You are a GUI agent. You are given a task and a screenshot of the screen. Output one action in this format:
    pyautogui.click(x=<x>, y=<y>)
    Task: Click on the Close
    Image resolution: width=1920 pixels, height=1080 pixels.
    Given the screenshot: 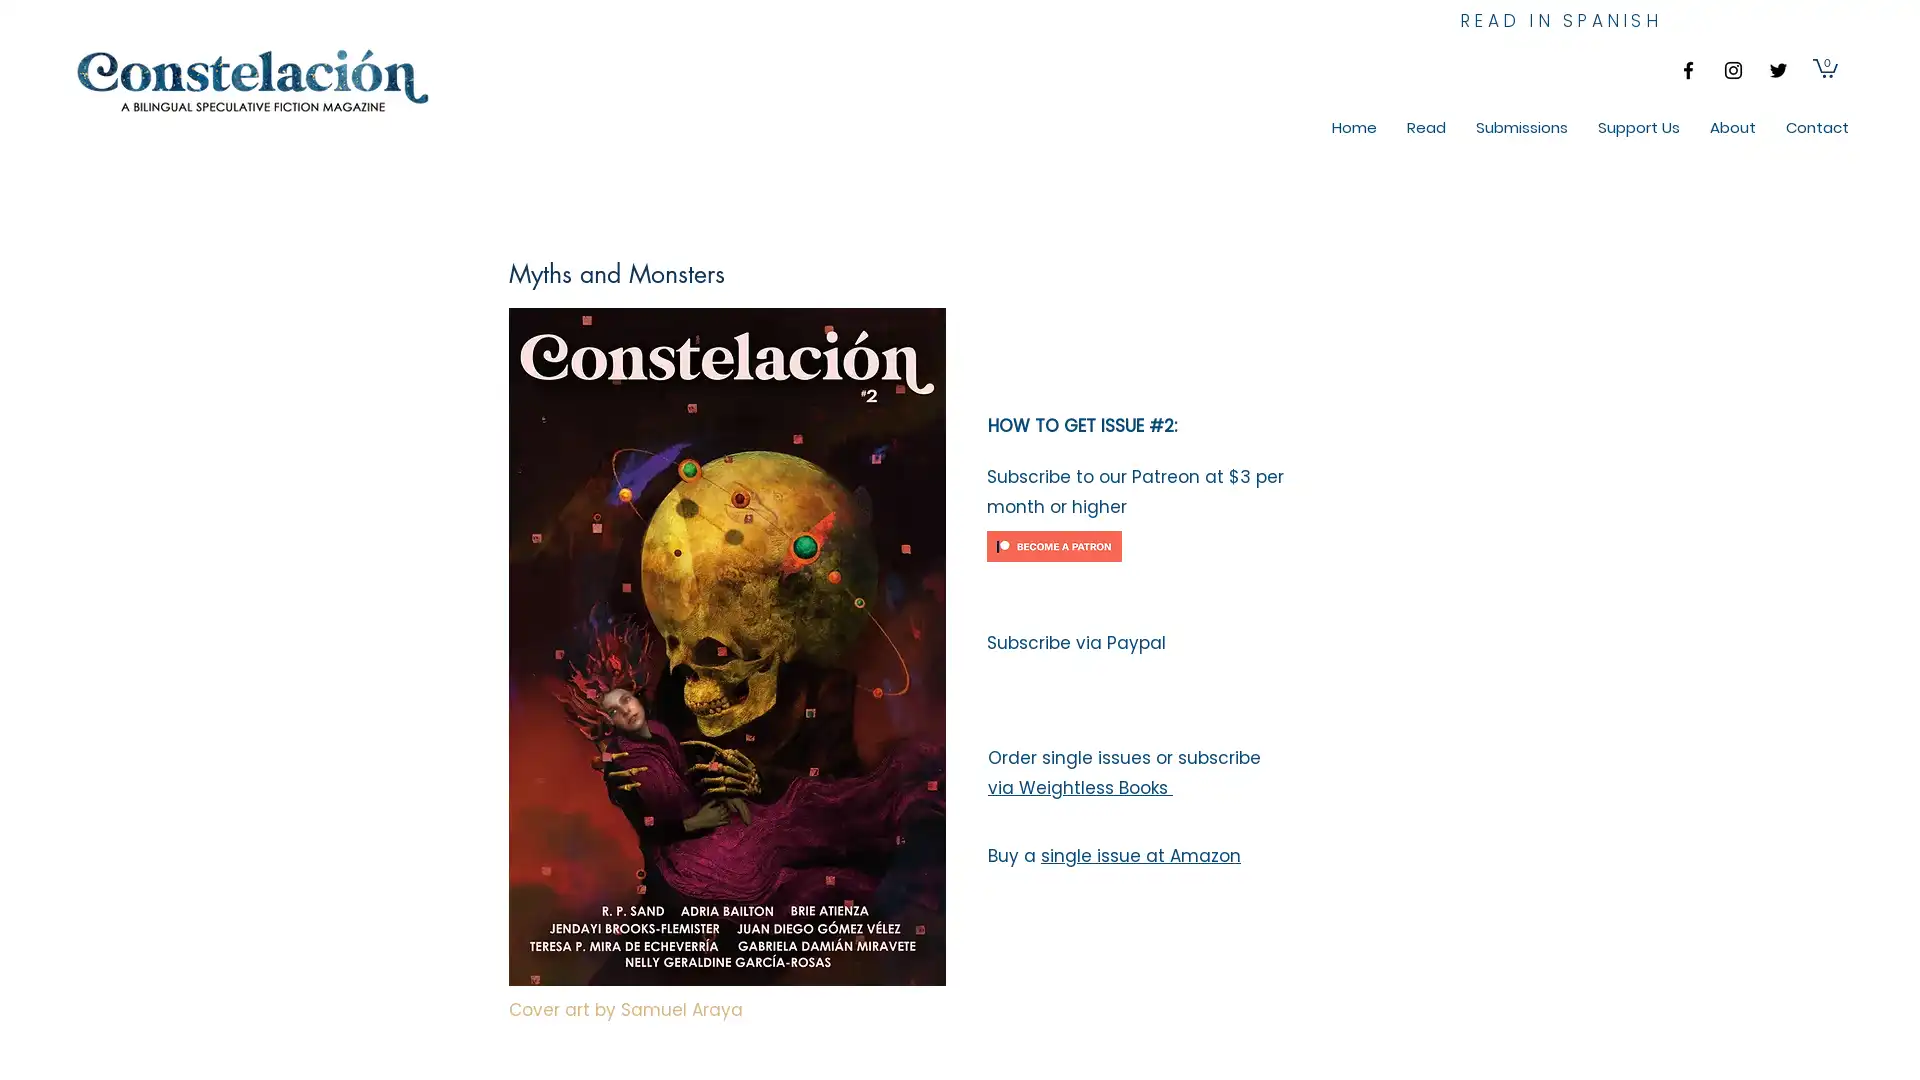 What is the action you would take?
    pyautogui.click(x=1895, y=1044)
    